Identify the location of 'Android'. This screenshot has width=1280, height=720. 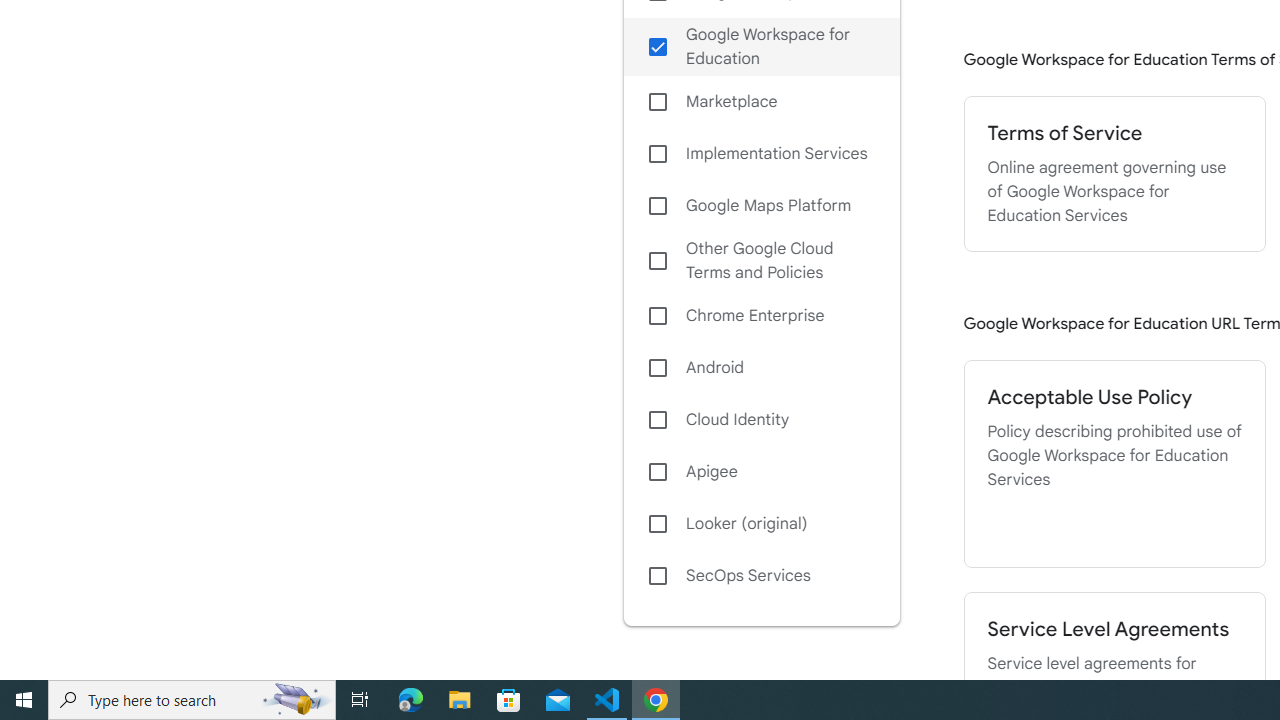
(760, 367).